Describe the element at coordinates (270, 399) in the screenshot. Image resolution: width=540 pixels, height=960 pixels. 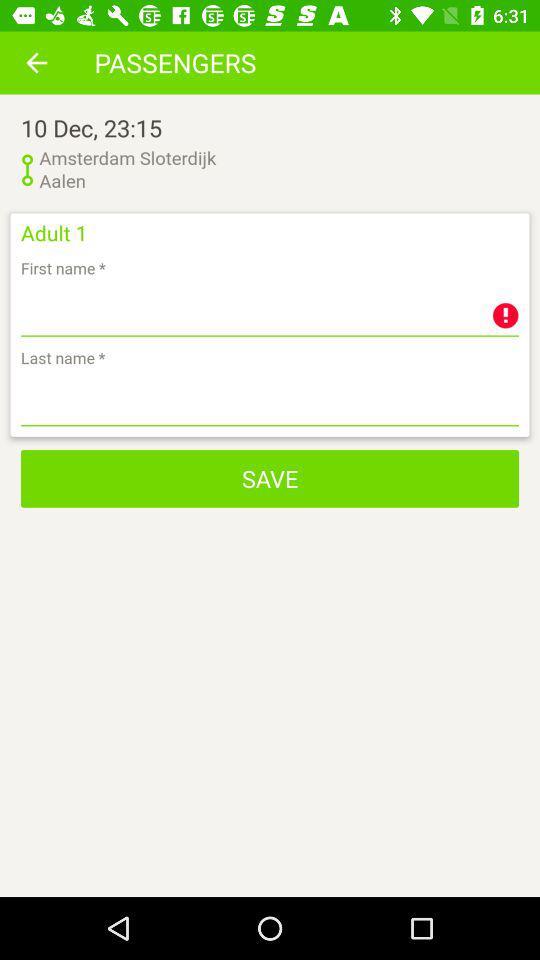
I see `flixbus smart bus travel` at that location.